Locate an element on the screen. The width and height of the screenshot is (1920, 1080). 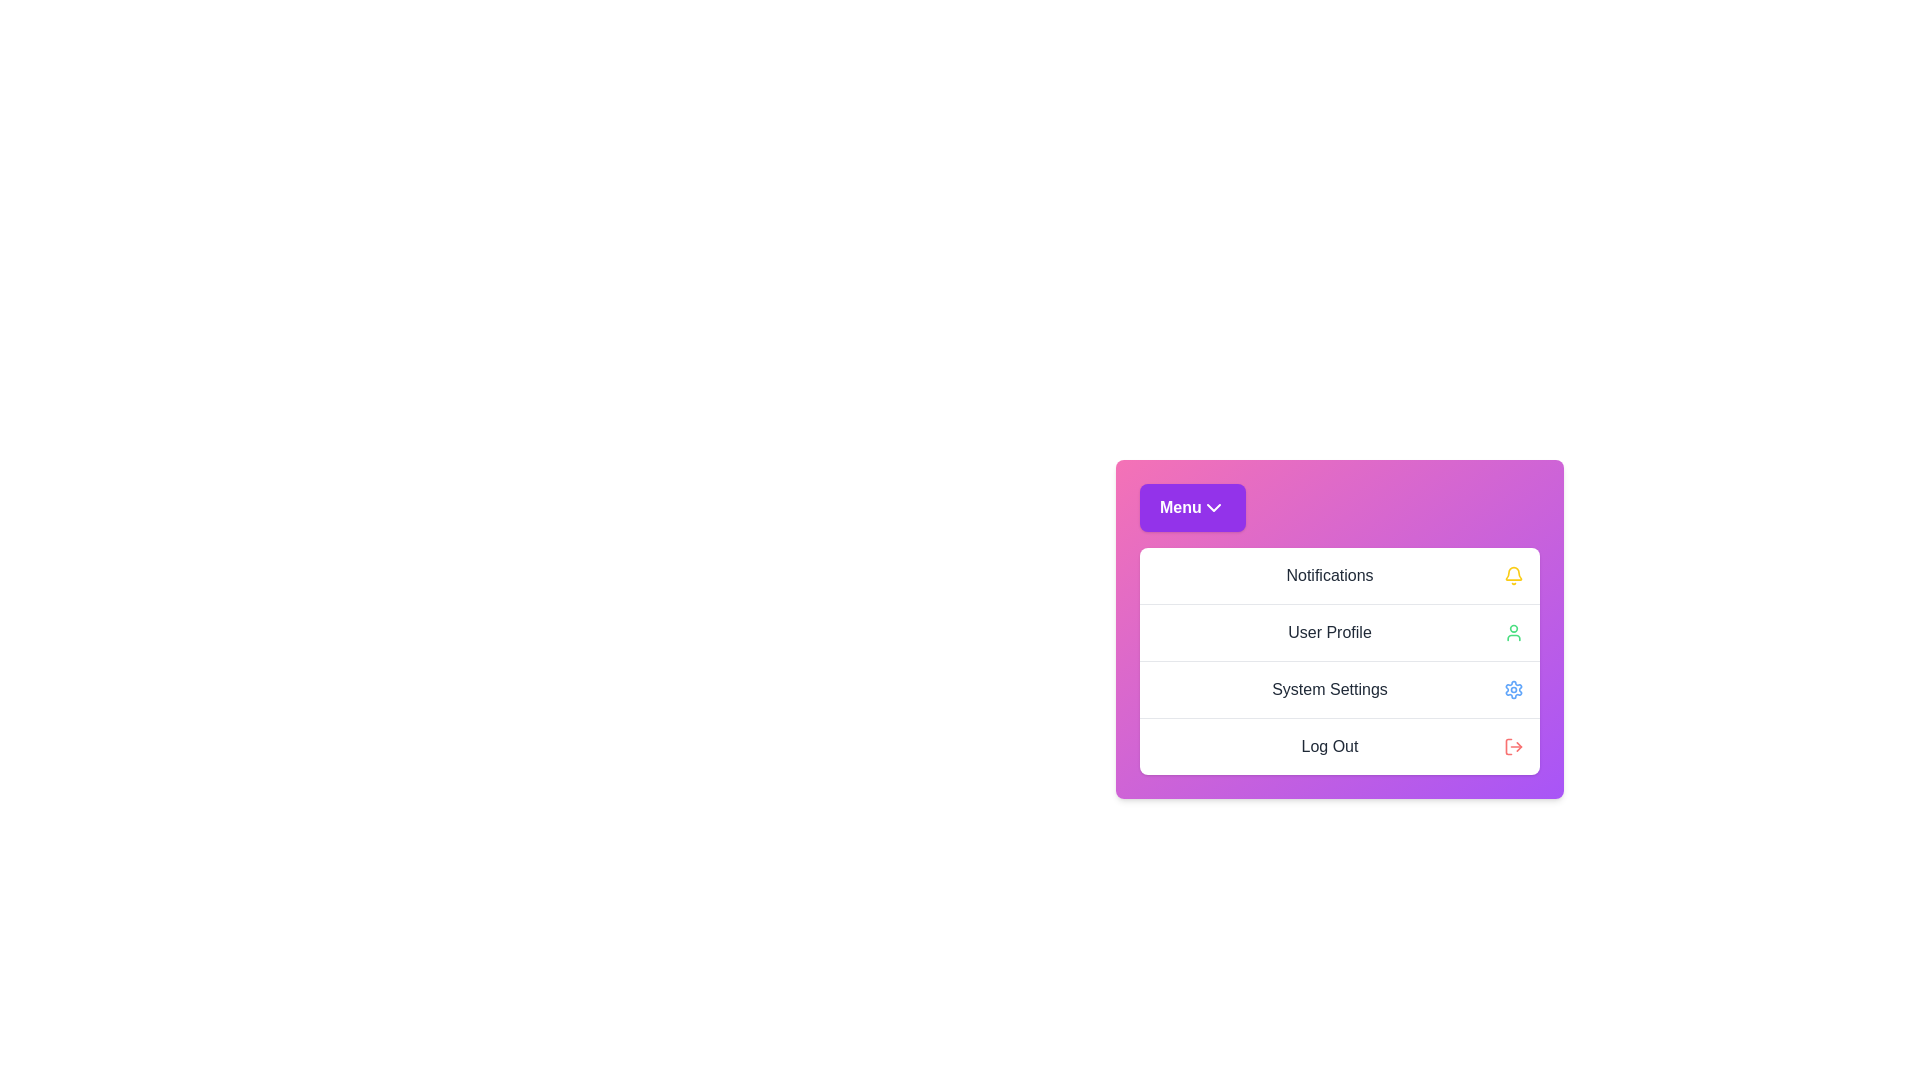
the 'User Profile' option in the menu is located at coordinates (1339, 632).